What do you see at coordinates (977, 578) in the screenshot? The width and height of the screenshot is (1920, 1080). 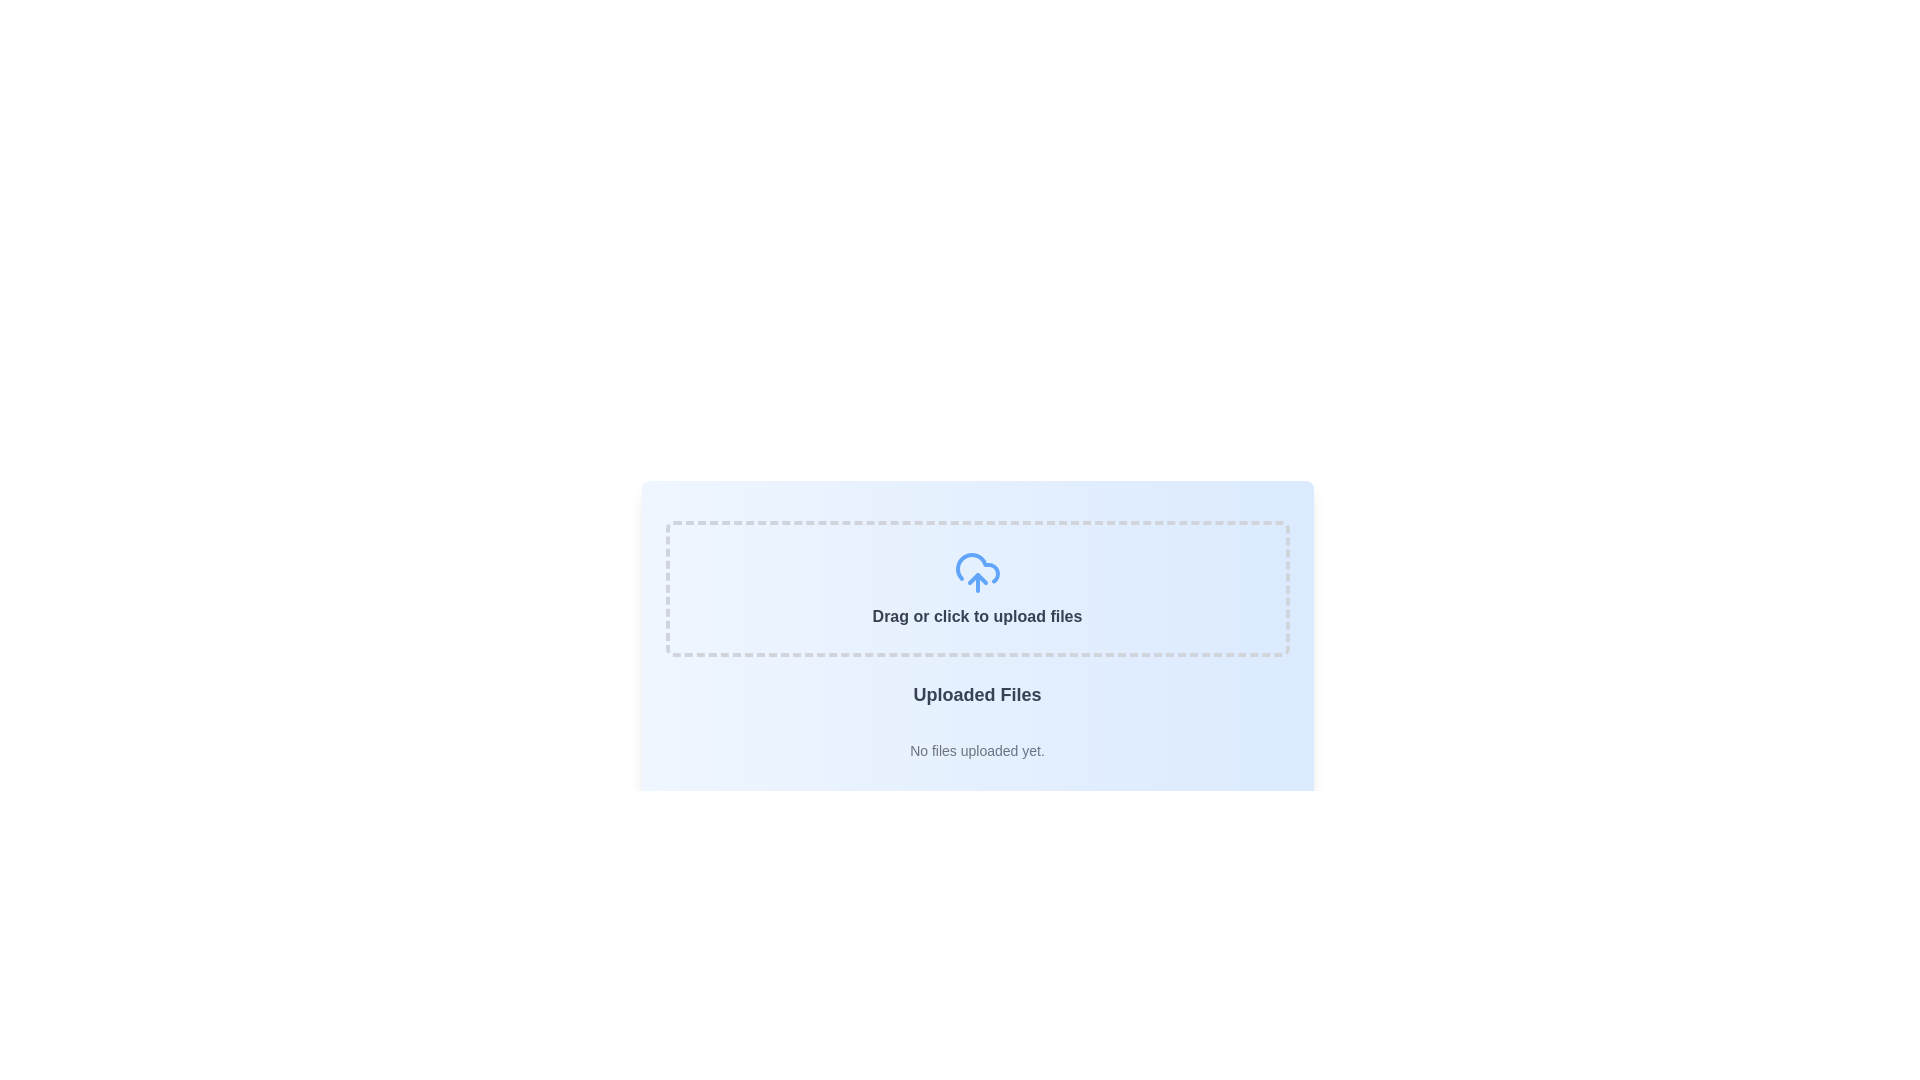 I see `the upload icon represented by an arrow pointing up inside a cloud, which is centered within a cloud shape icon for the upload functionality` at bounding box center [977, 578].